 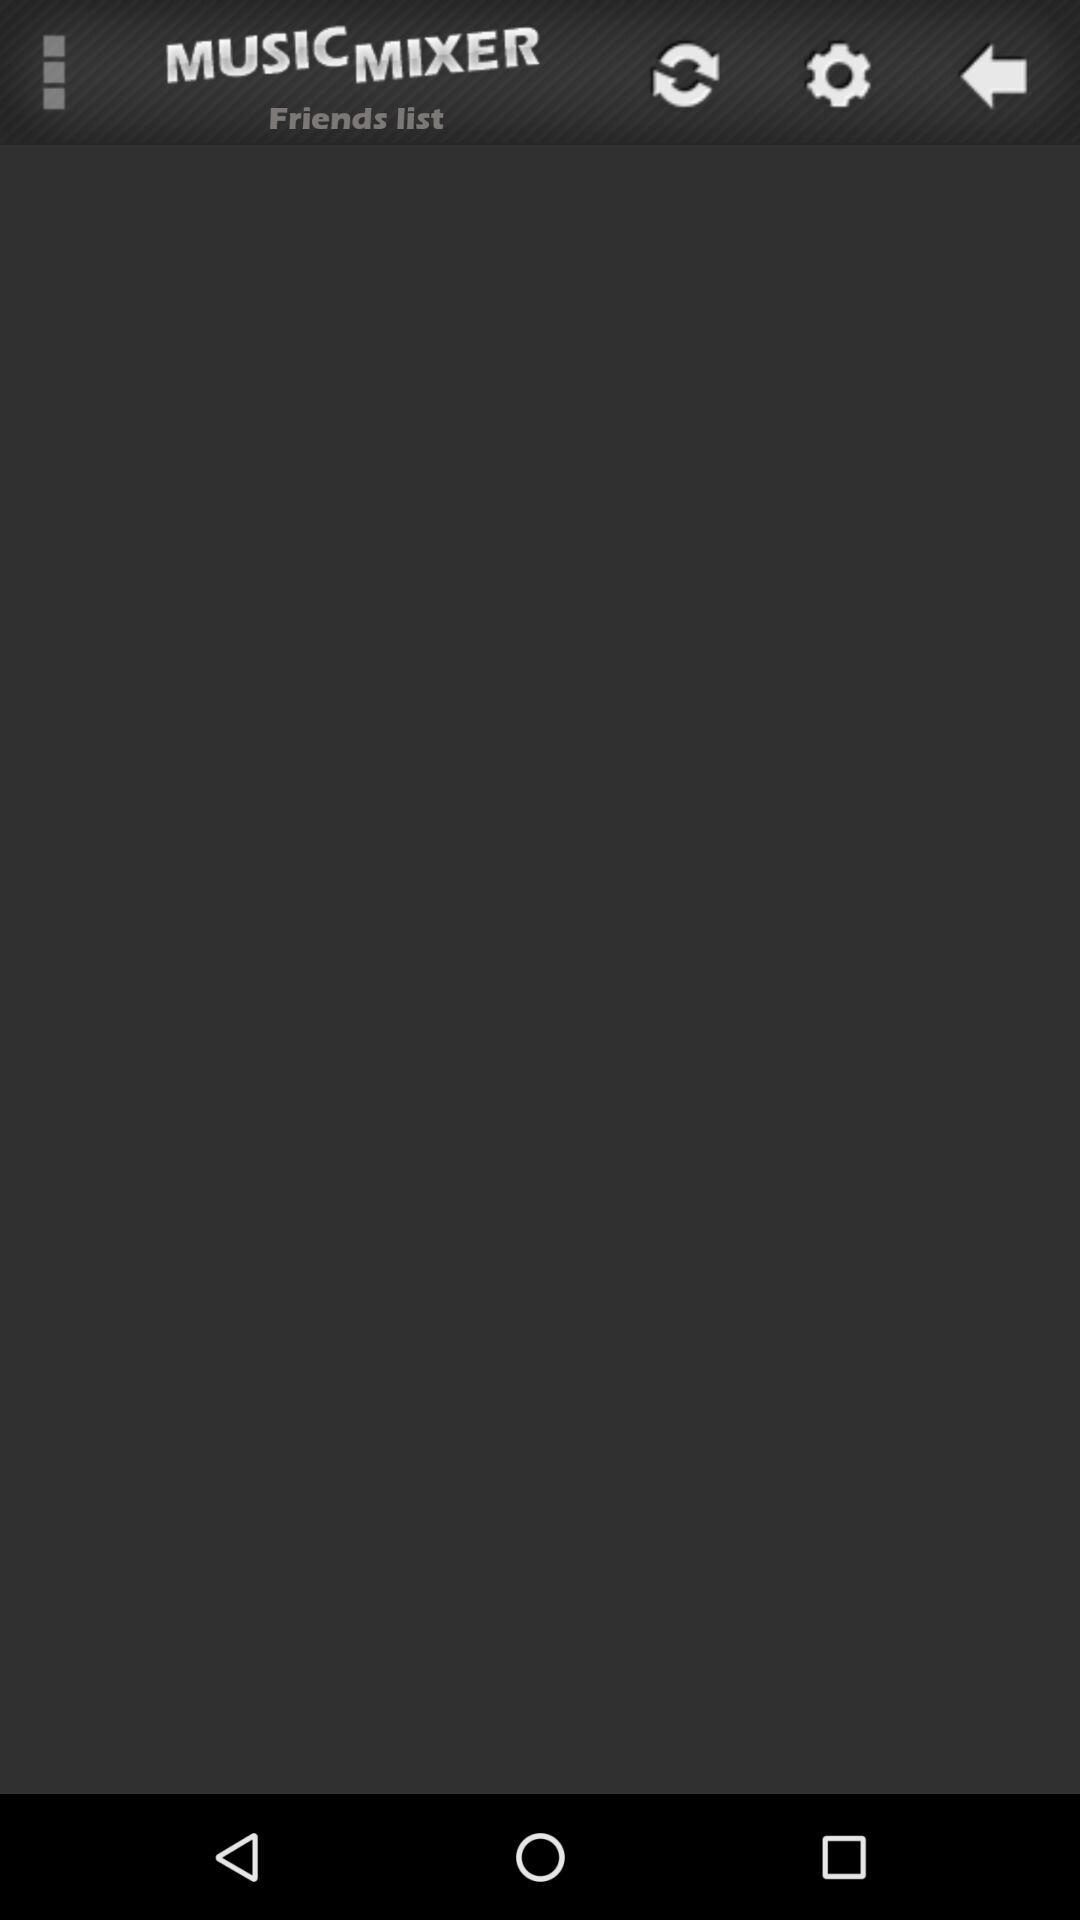 I want to click on the arrow_backward icon, so click(x=988, y=77).